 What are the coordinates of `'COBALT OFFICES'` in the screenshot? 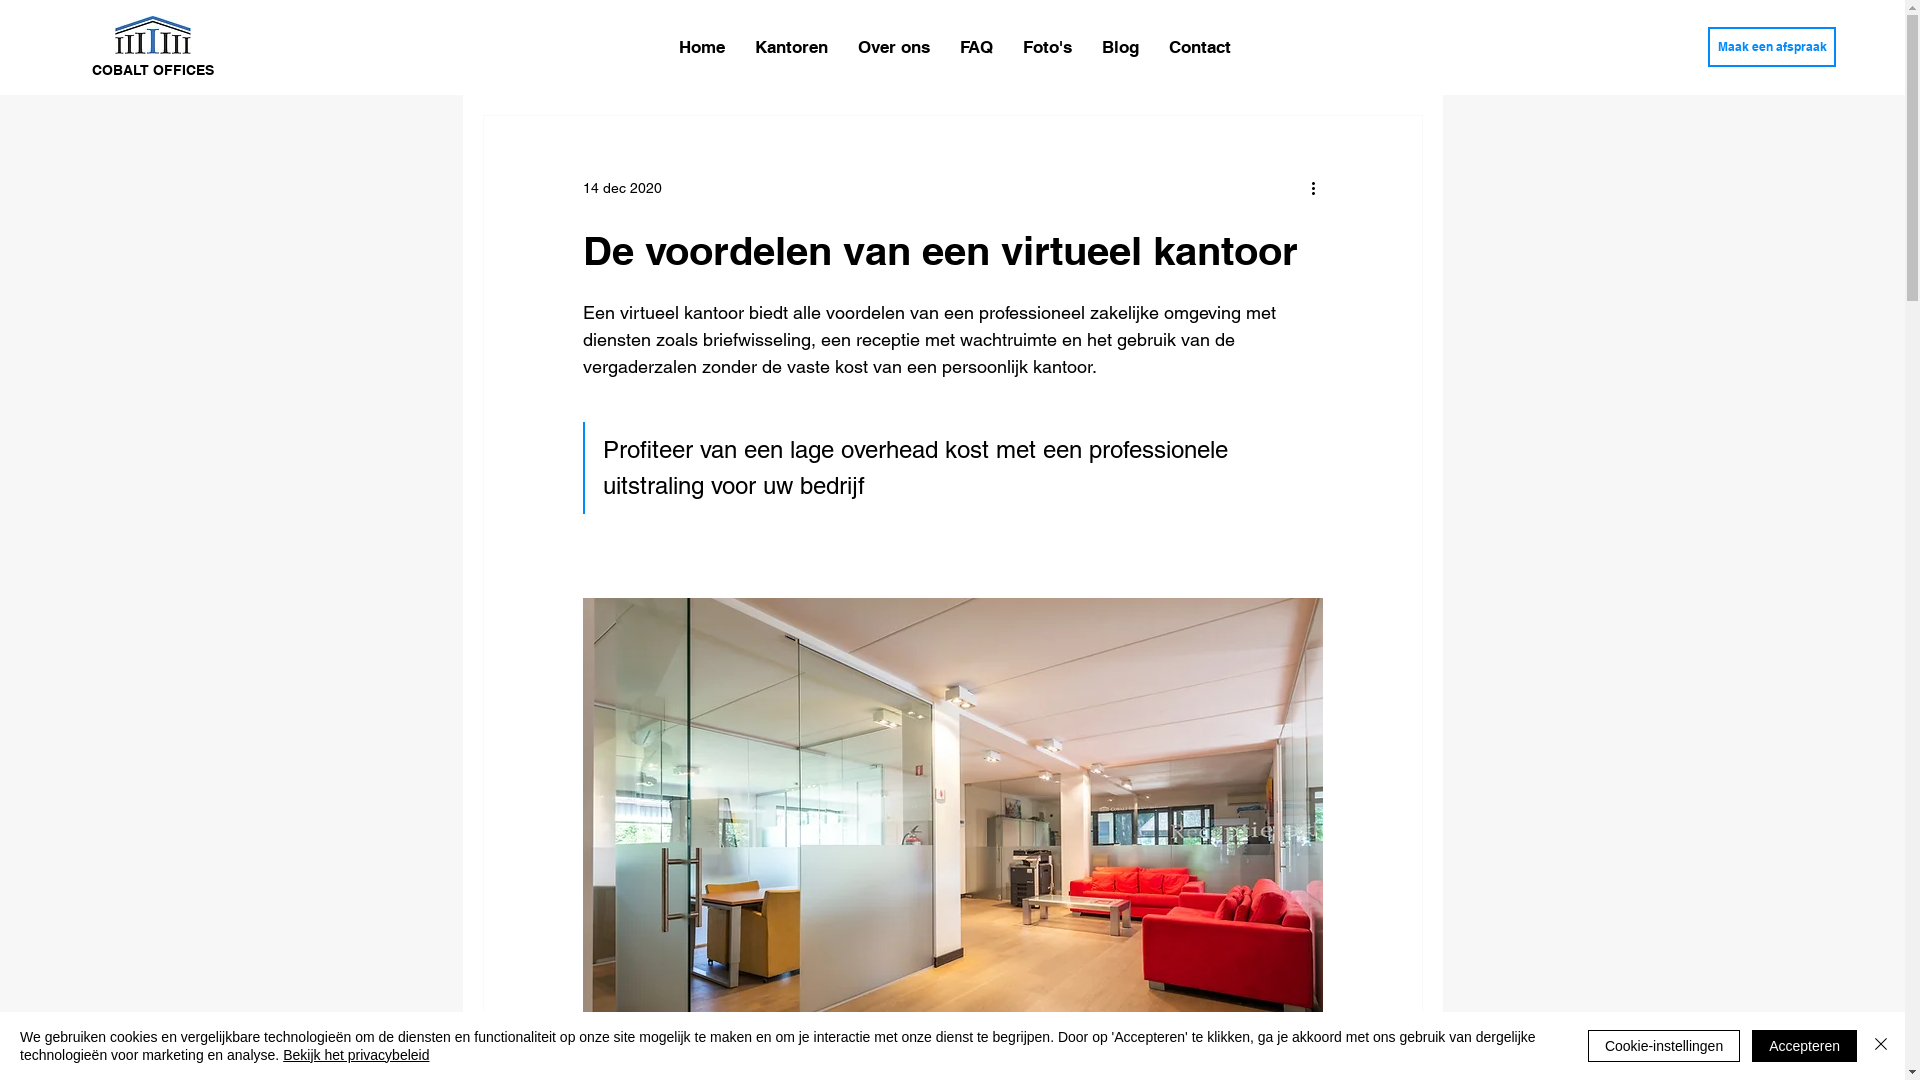 It's located at (152, 68).